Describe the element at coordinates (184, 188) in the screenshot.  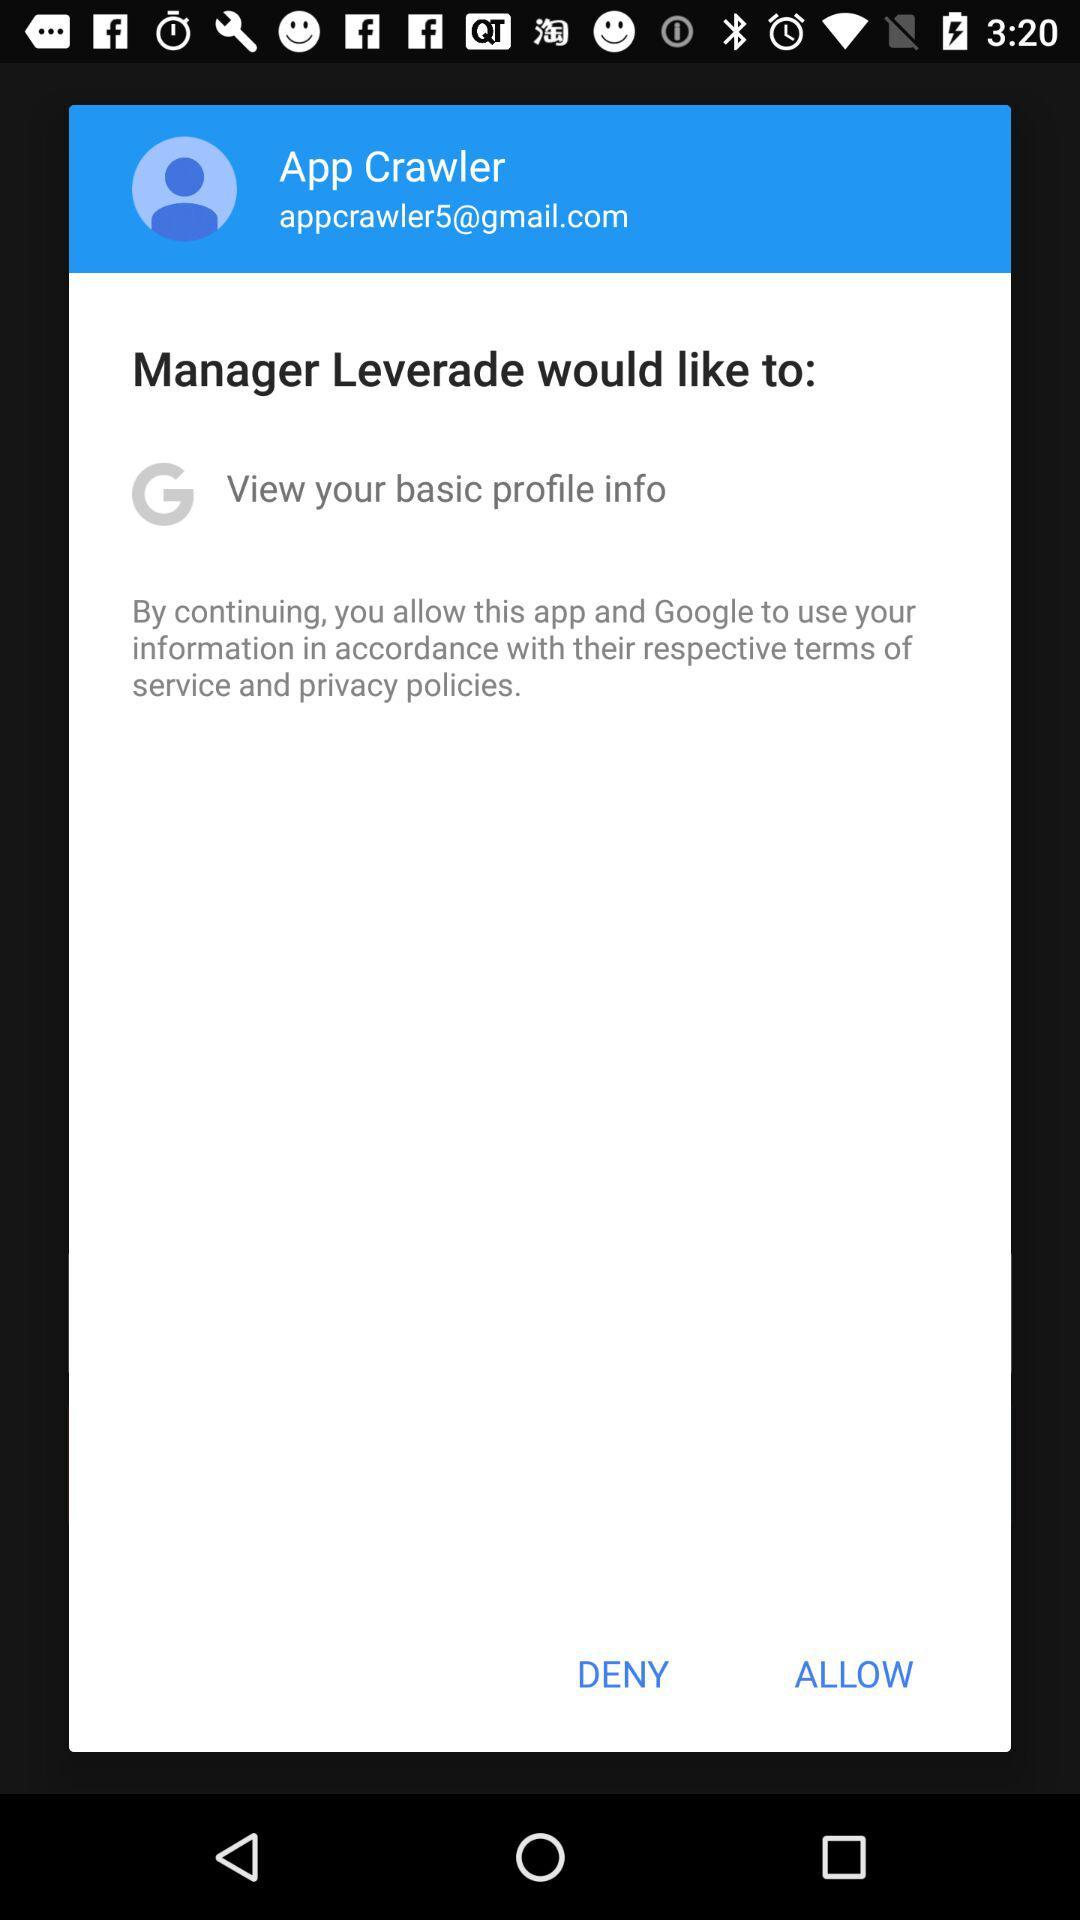
I see `the app to the left of app crawler item` at that location.